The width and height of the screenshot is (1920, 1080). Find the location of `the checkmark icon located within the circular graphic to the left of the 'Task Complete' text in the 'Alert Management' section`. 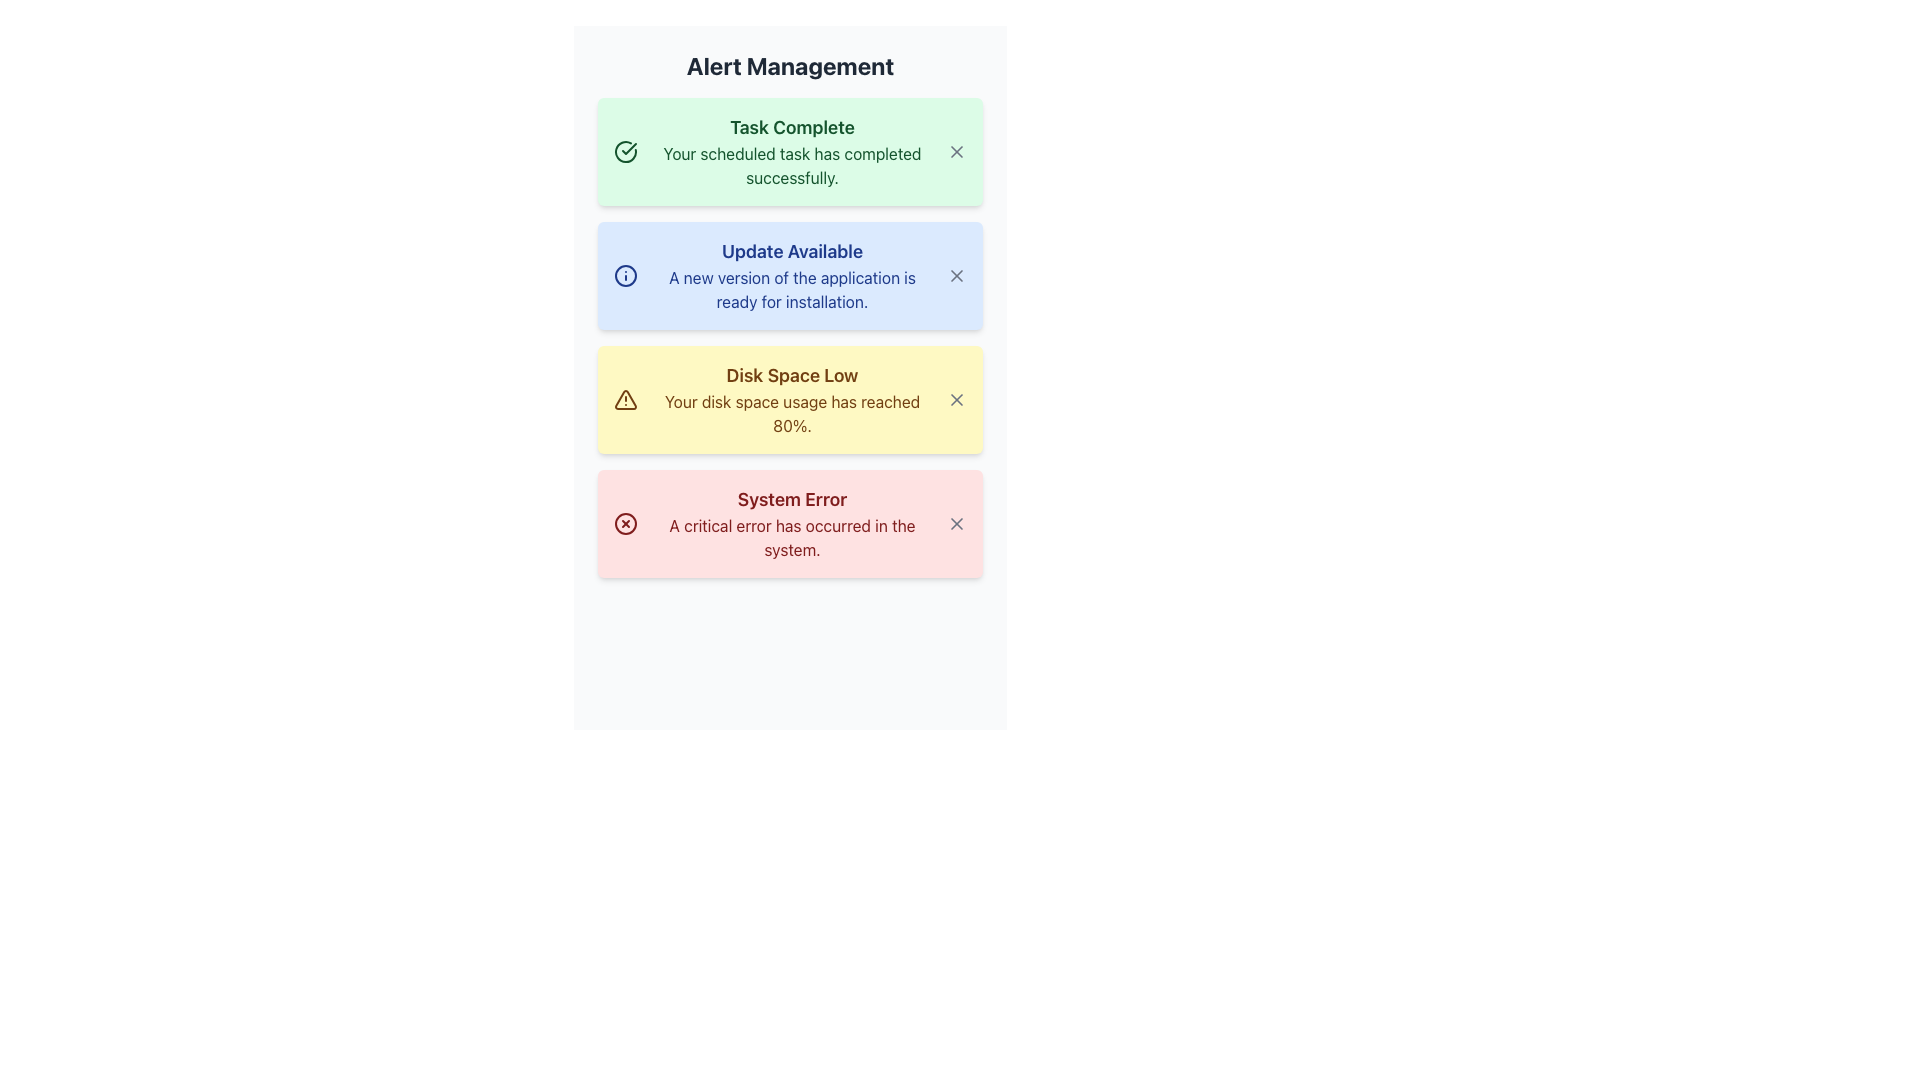

the checkmark icon located within the circular graphic to the left of the 'Task Complete' text in the 'Alert Management' section is located at coordinates (628, 148).